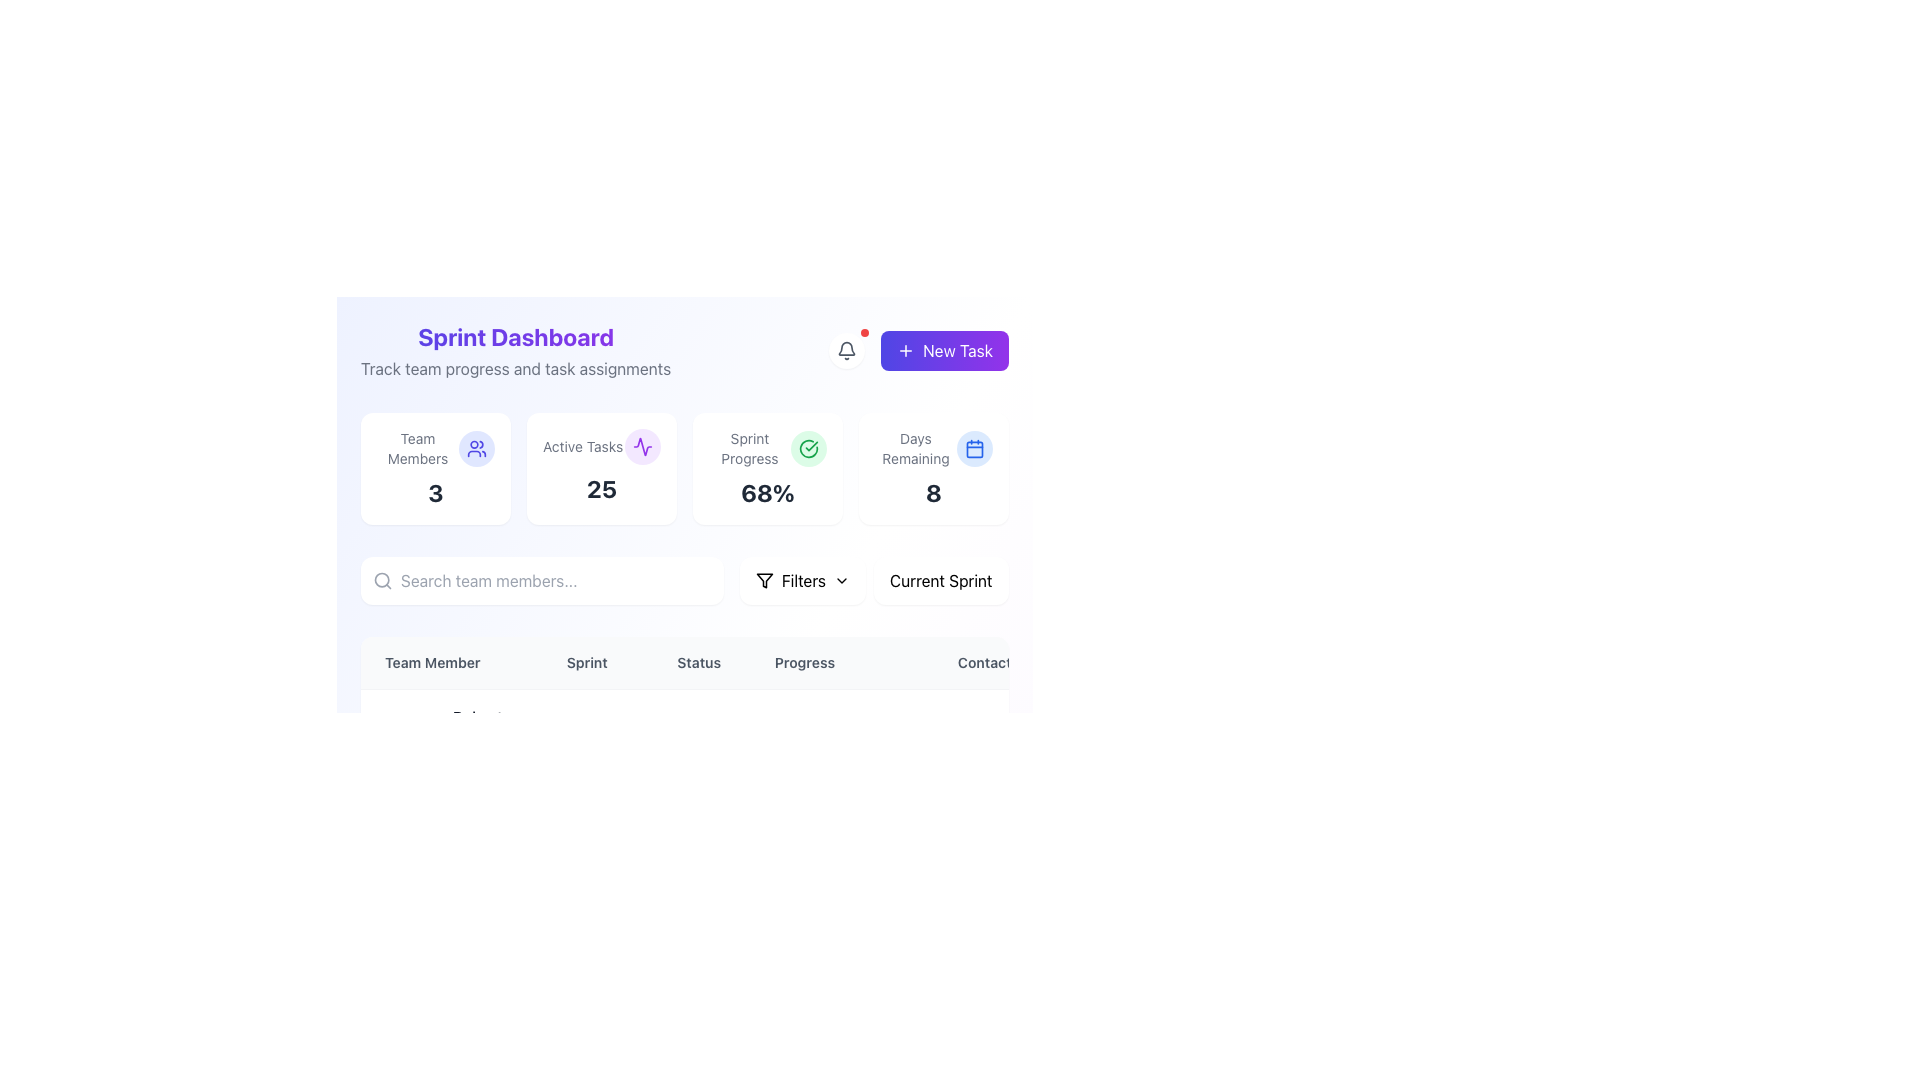 The height and width of the screenshot is (1080, 1920). I want to click on the Textual Header Component that displays 'Sprint Dashboard' in a bold, large gradient font and 'Track team progress and task assignments' in a smaller gray font, so click(516, 350).